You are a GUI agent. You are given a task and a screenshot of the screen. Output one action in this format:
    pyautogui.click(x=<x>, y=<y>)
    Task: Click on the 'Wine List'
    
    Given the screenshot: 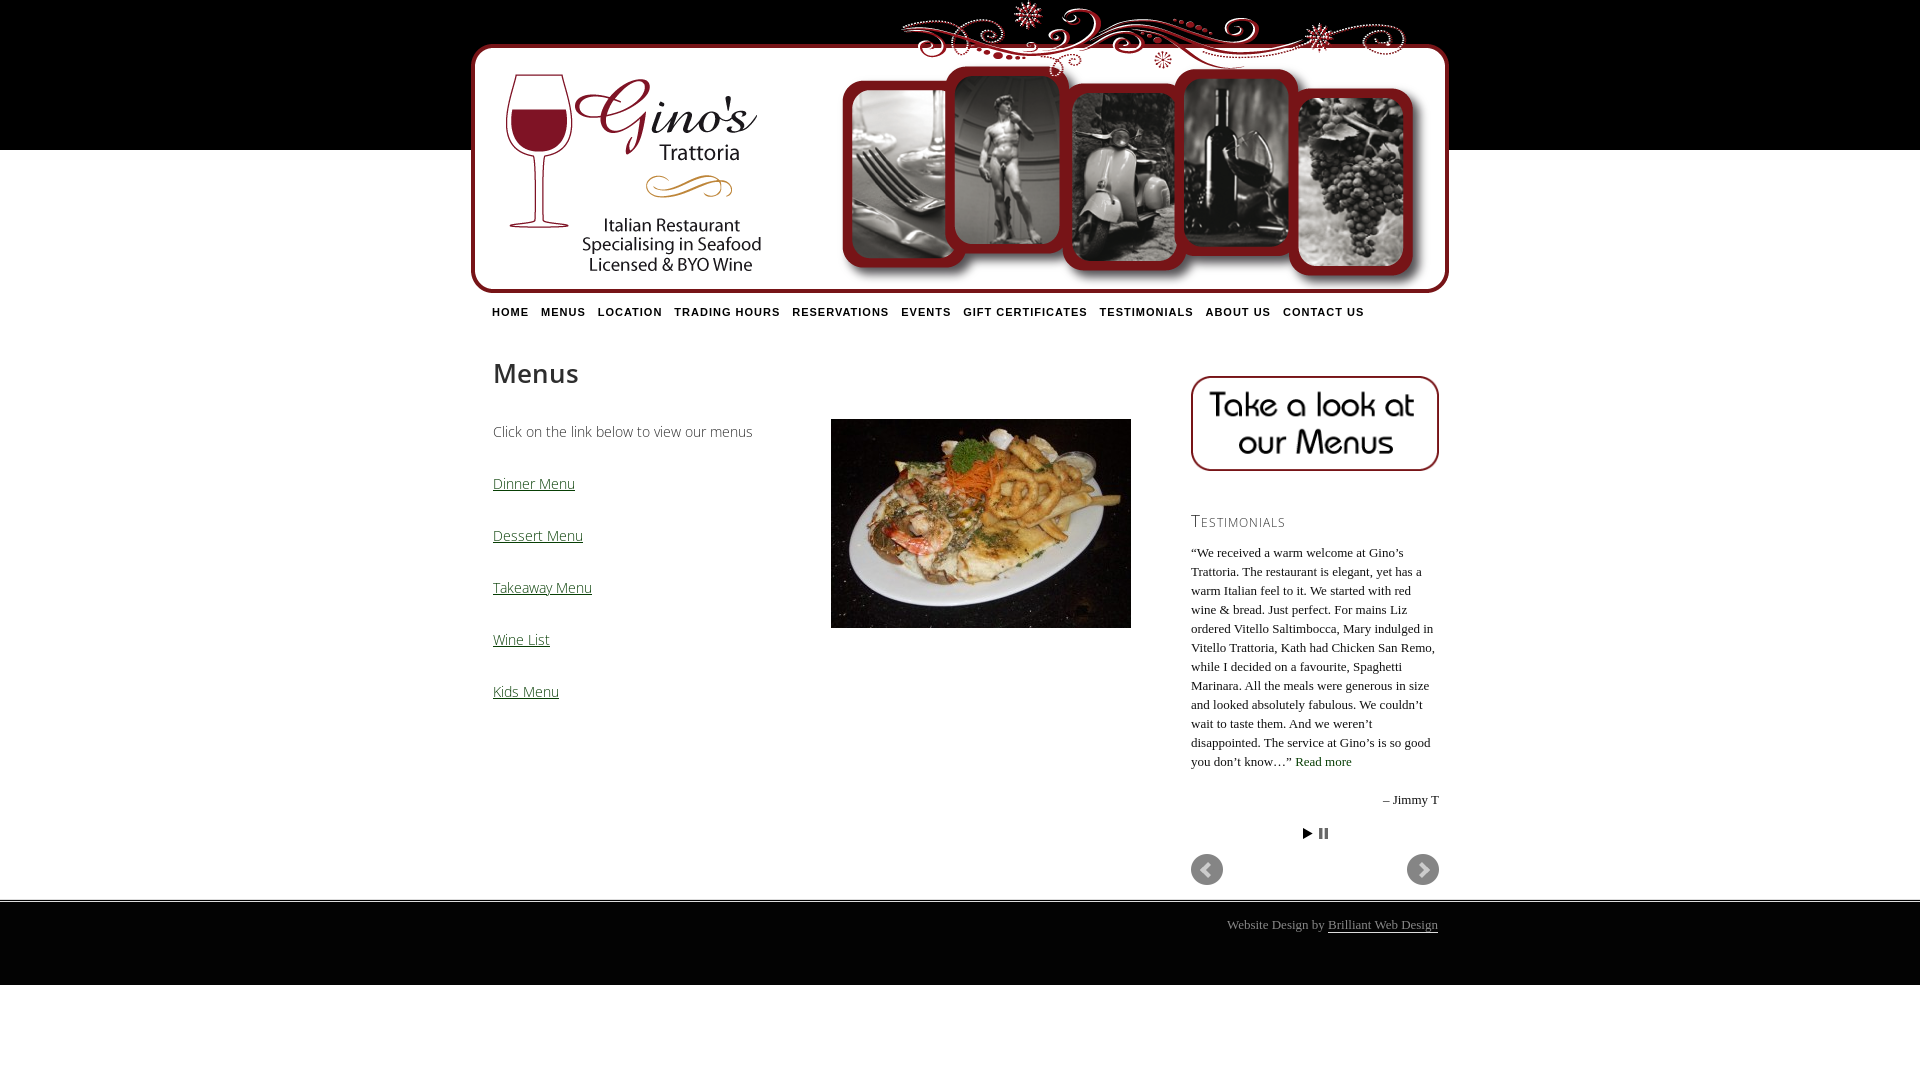 What is the action you would take?
    pyautogui.click(x=521, y=639)
    